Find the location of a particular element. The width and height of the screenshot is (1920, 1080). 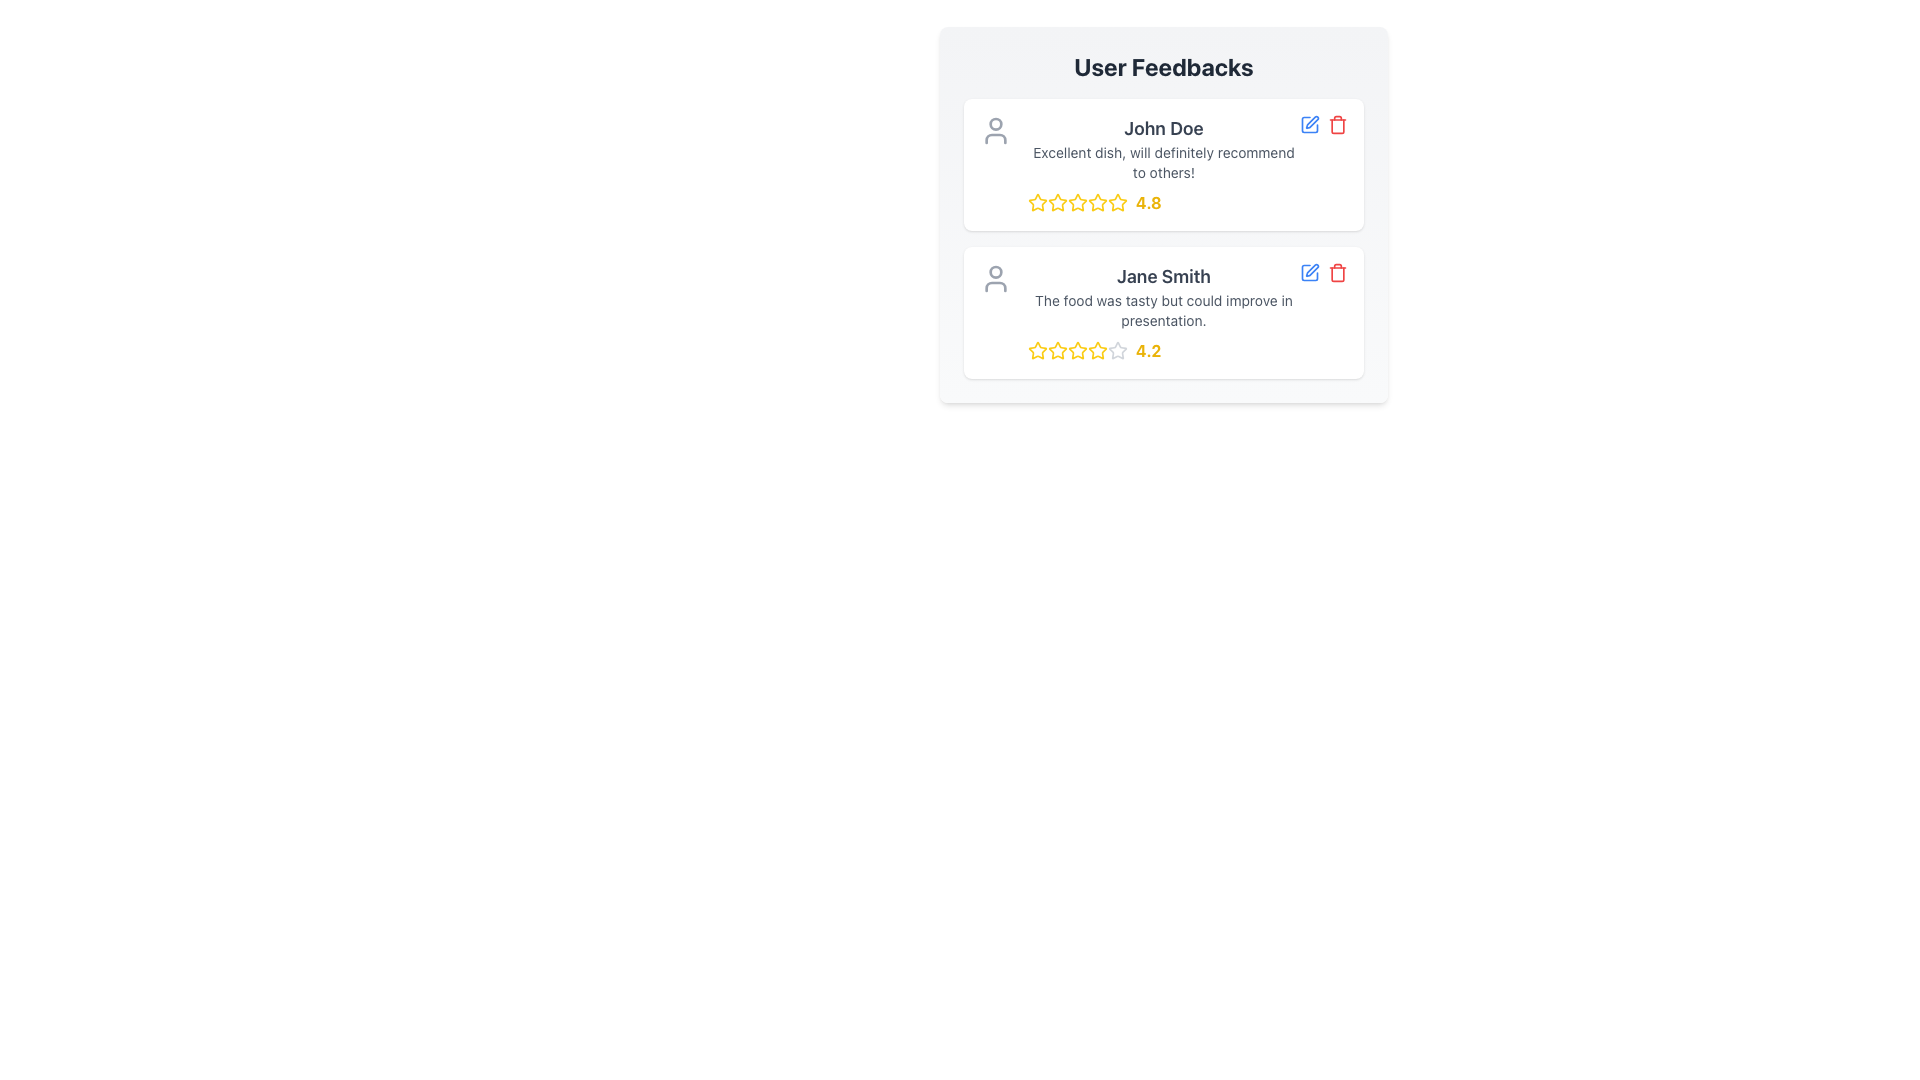

the third star icon in the rating system under 'John Doe' is located at coordinates (1077, 203).